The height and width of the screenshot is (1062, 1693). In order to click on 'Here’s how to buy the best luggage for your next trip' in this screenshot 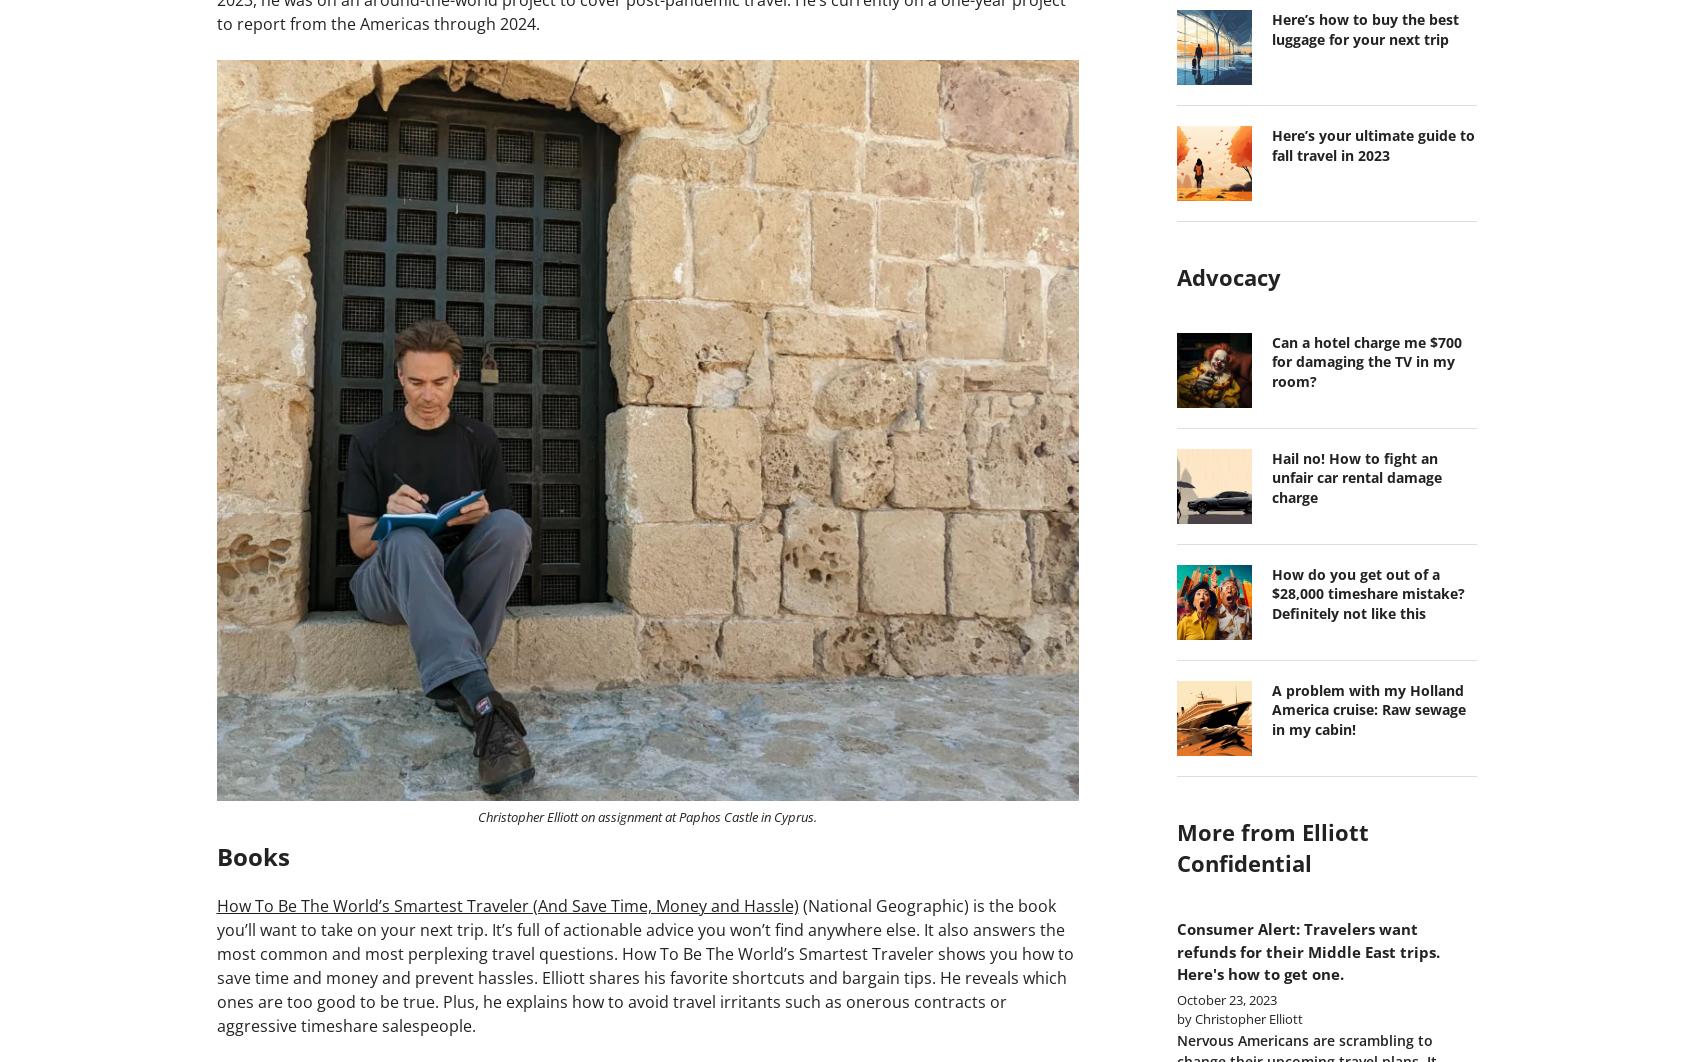, I will do `click(1363, 28)`.